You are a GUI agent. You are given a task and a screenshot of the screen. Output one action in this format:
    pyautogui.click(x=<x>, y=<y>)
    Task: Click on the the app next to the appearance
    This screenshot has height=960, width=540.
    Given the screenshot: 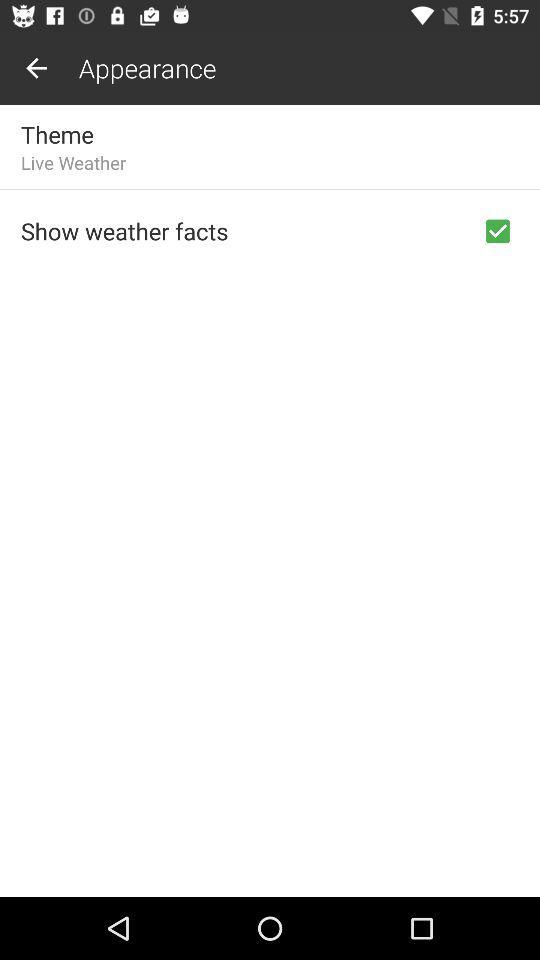 What is the action you would take?
    pyautogui.click(x=36, y=68)
    